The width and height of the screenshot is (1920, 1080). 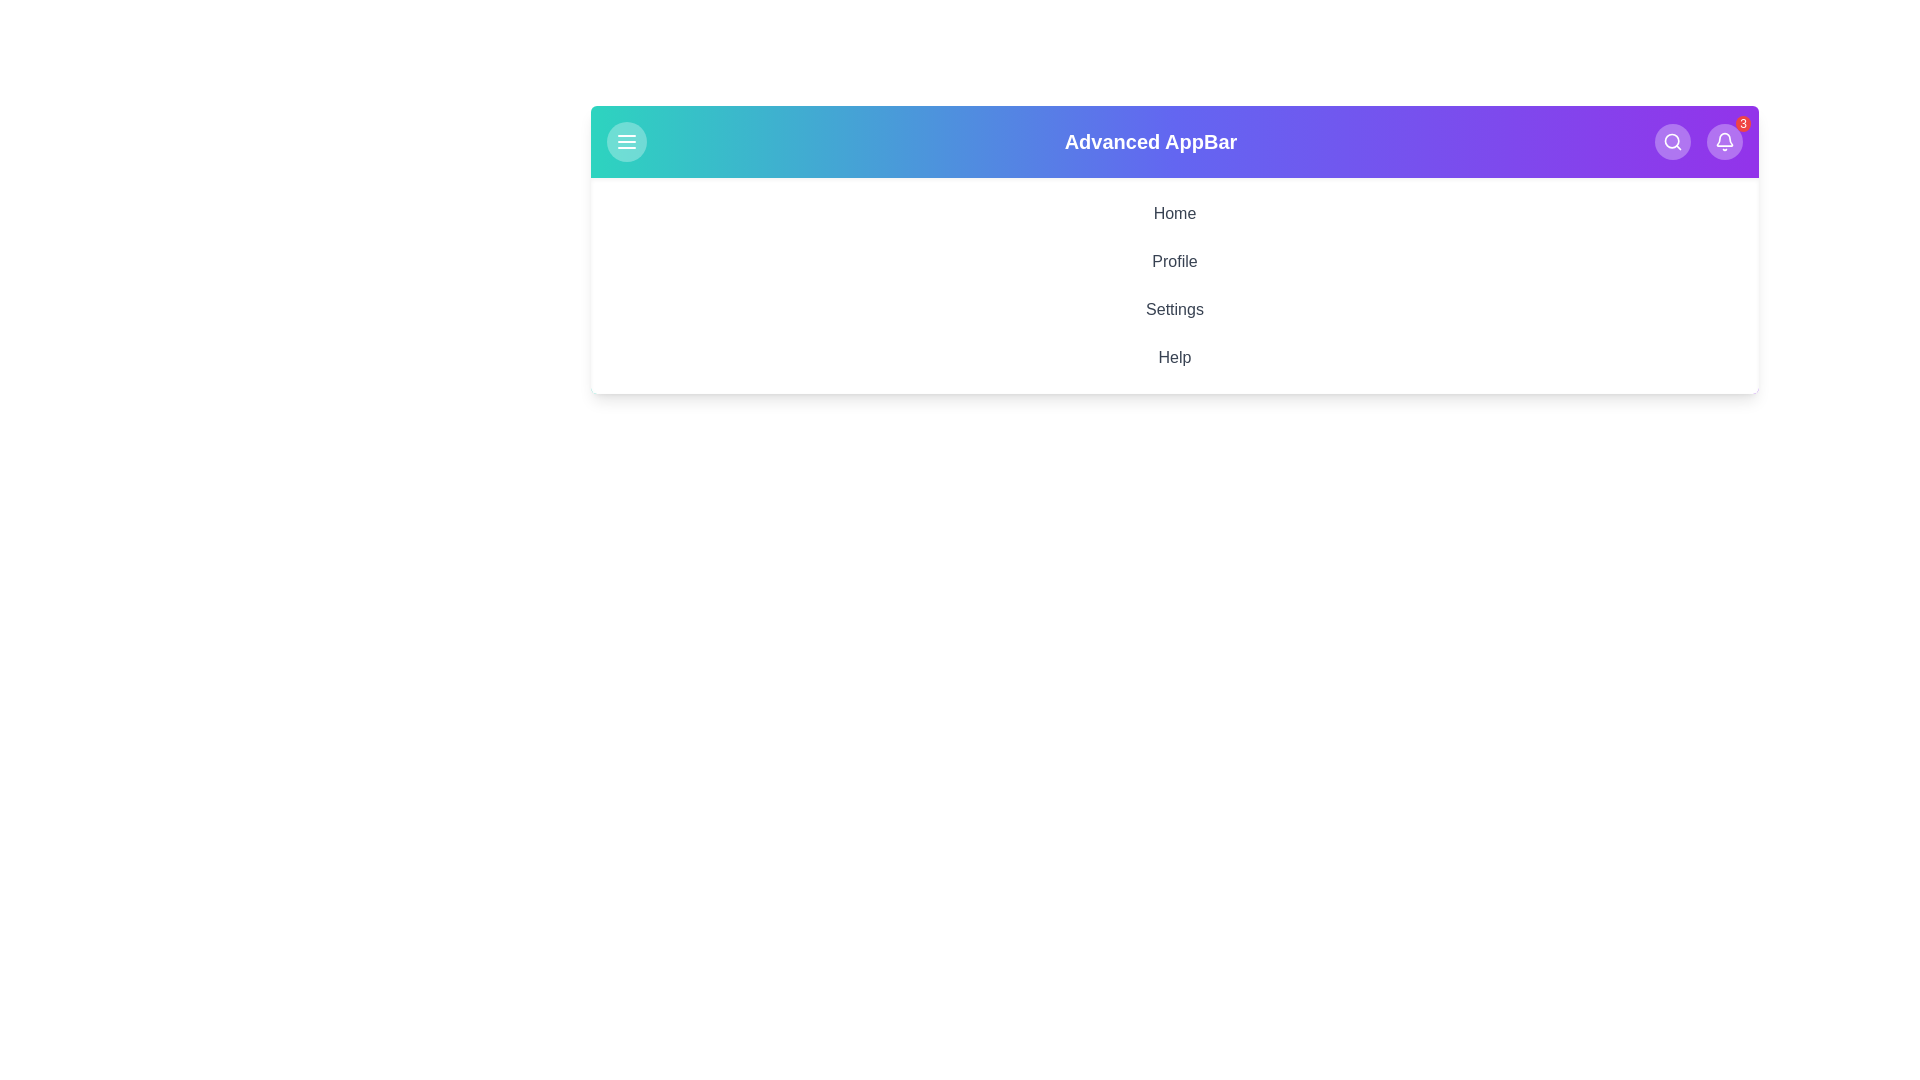 I want to click on the menu item Home, so click(x=1175, y=213).